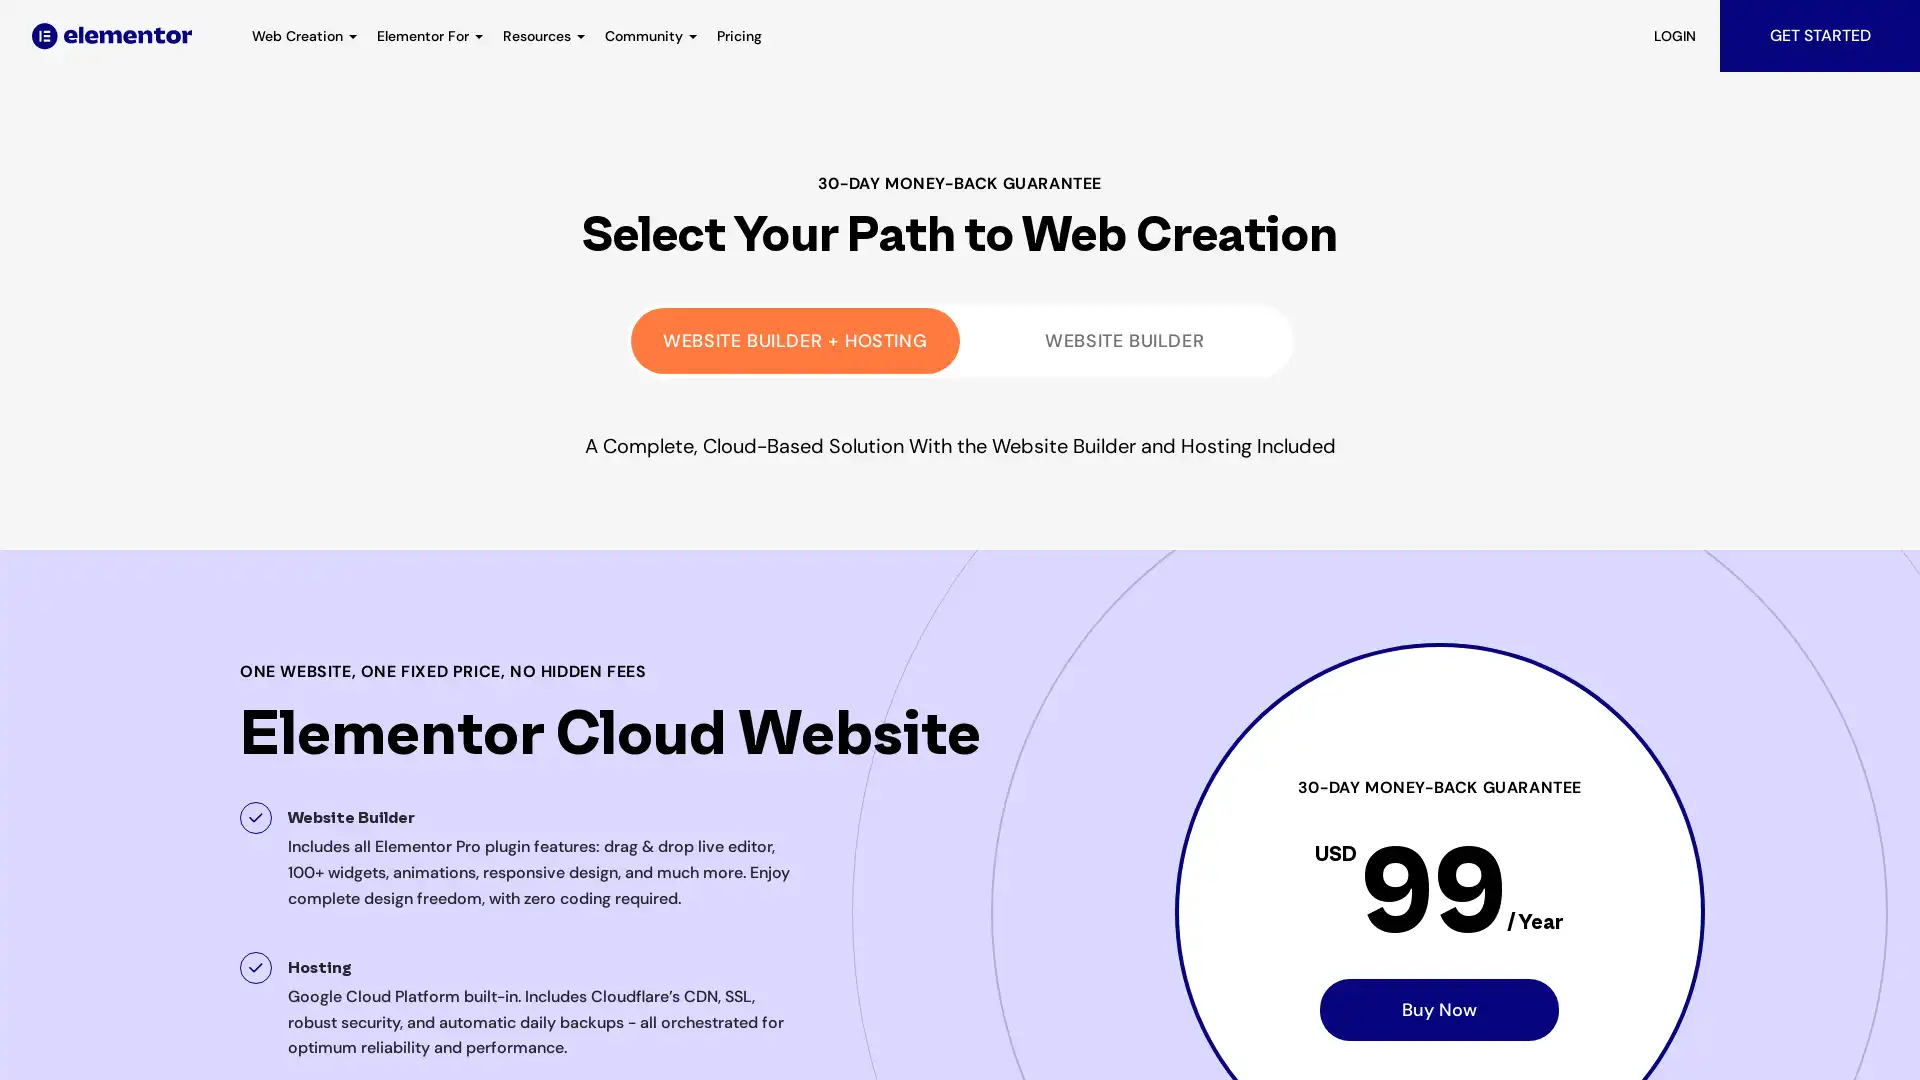 The width and height of the screenshot is (1920, 1080). I want to click on Buy Elementor Cloud Website, so click(1438, 1010).